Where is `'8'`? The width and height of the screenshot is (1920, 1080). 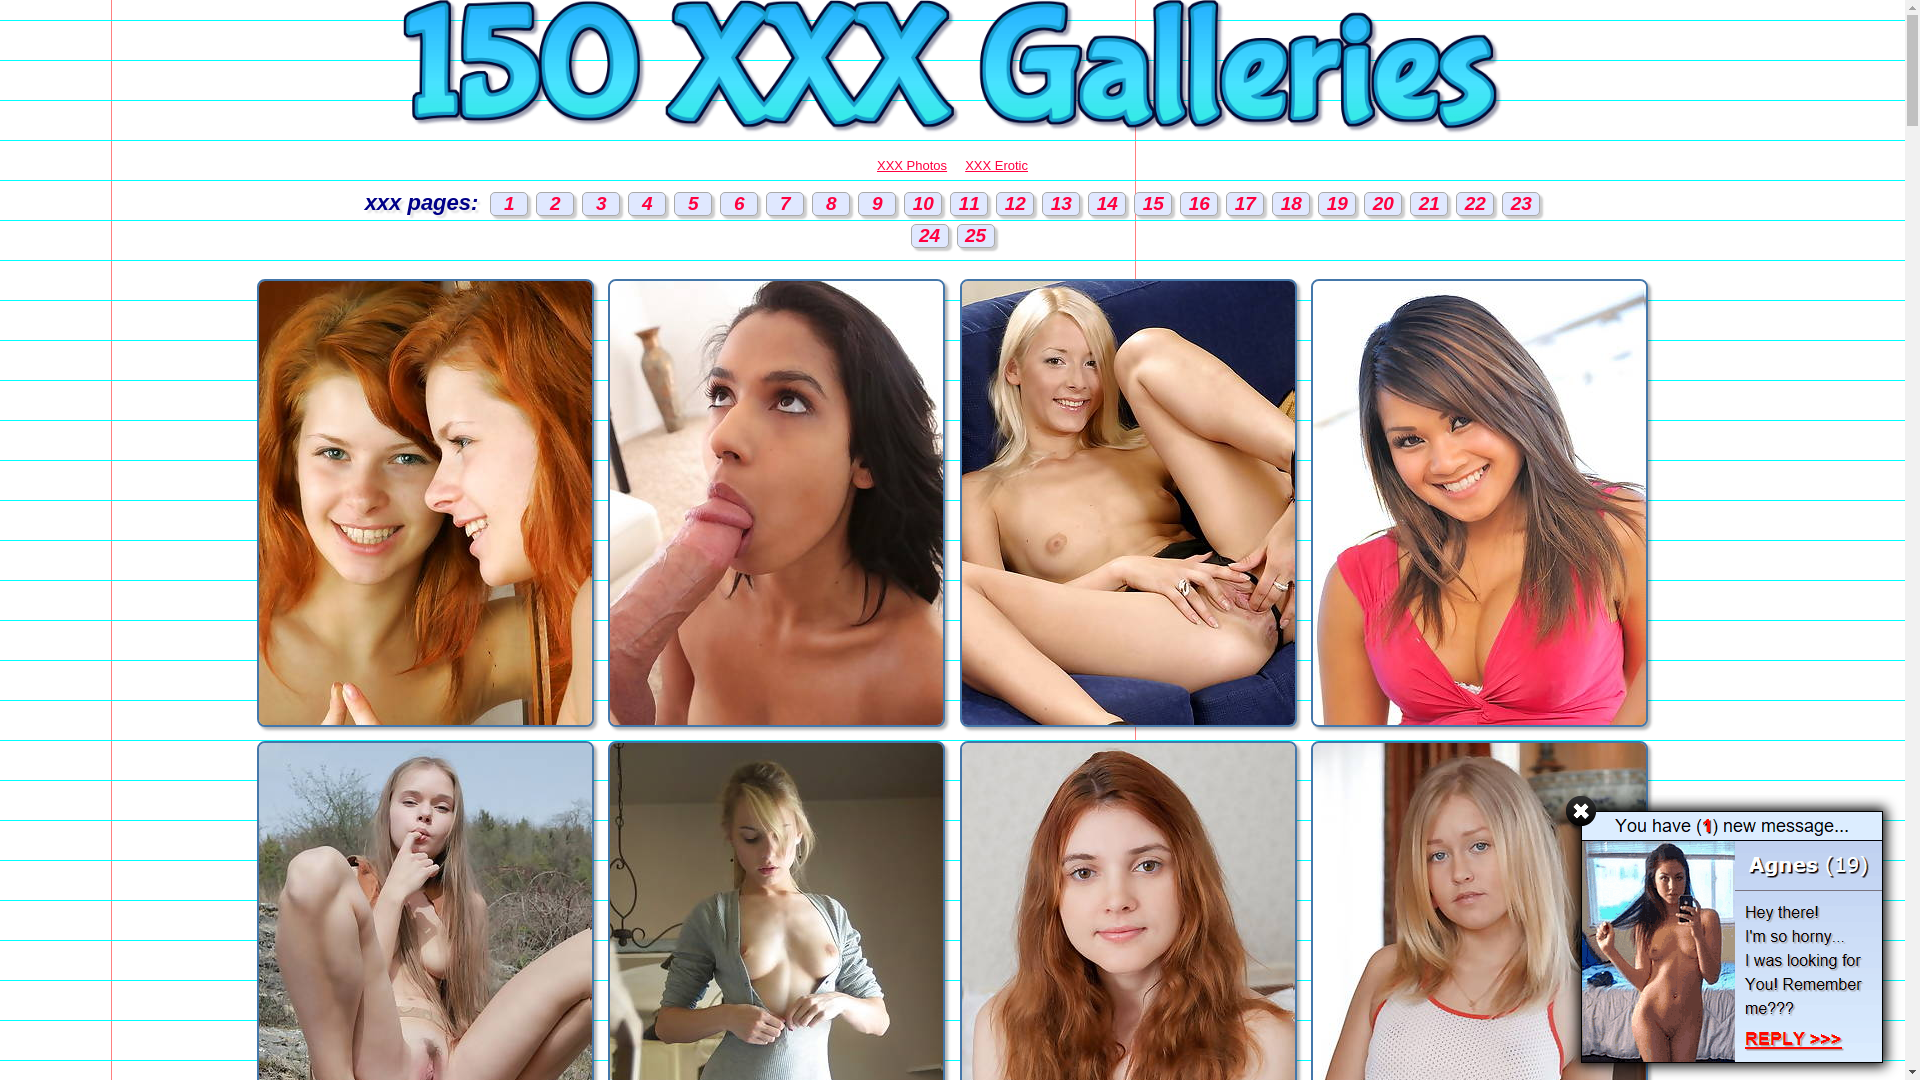 '8' is located at coordinates (830, 204).